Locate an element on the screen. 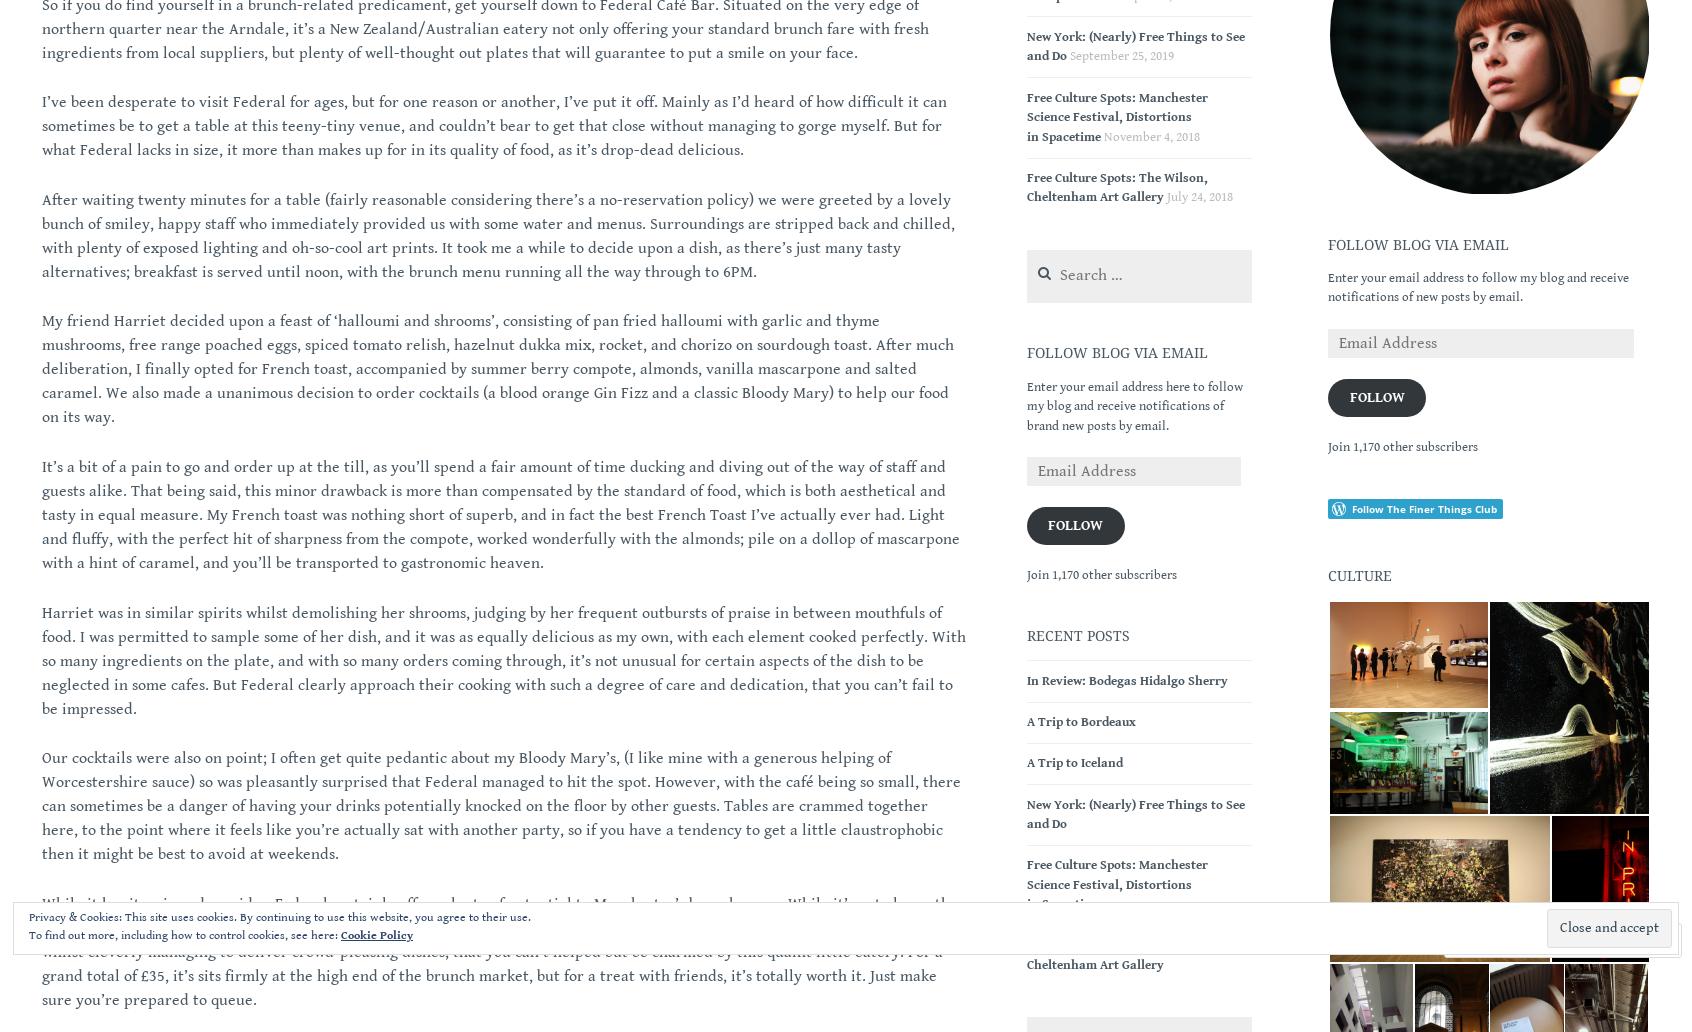  'In Review: Bodegas Hidalgo Sherry' is located at coordinates (1126, 679).